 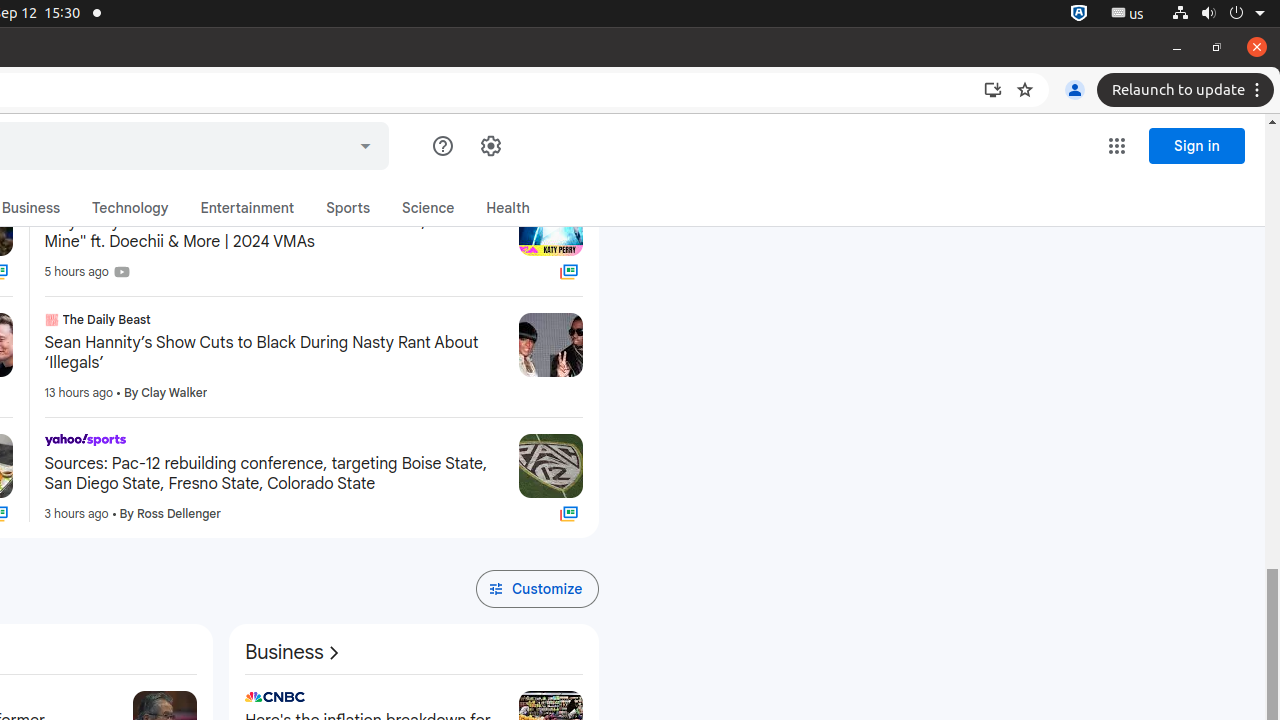 What do you see at coordinates (536, 588) in the screenshot?
I see `'Customize'` at bounding box center [536, 588].